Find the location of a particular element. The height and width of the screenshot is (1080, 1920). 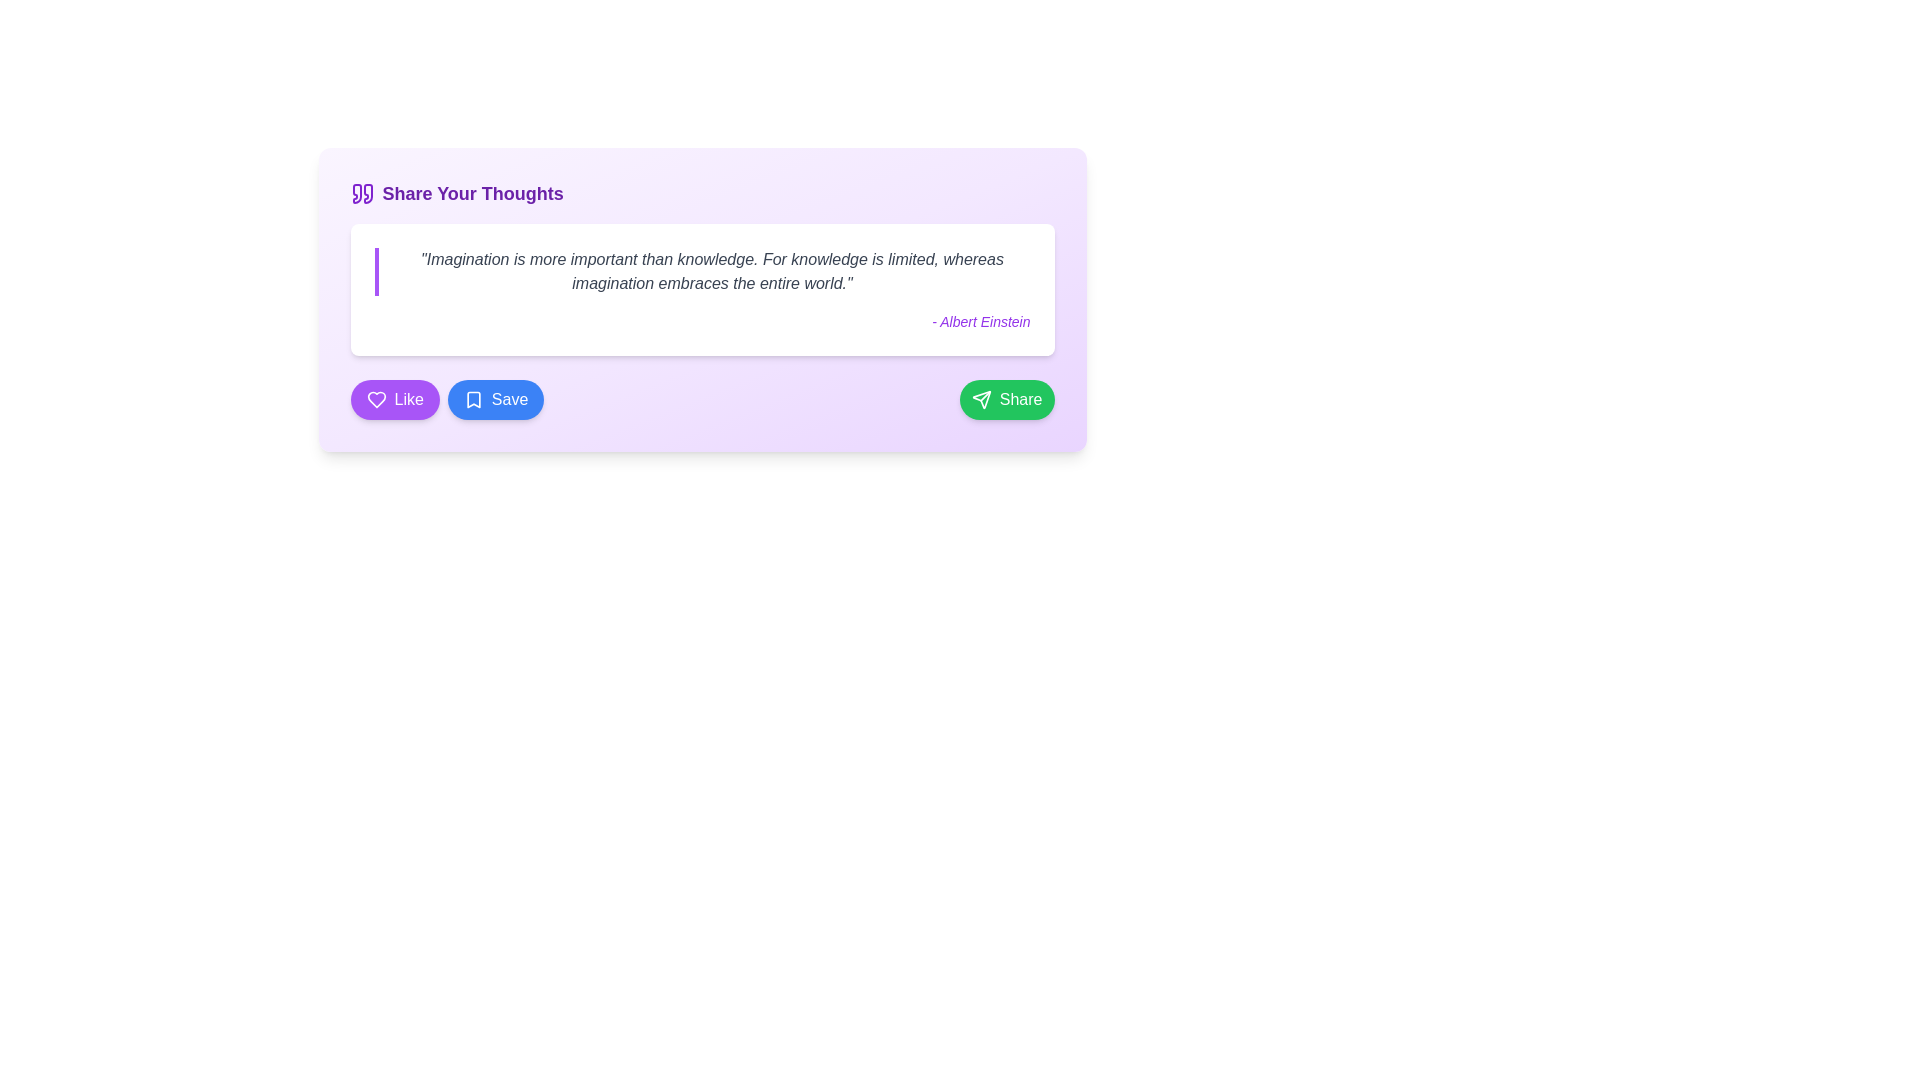

the bookmark icon located to the left of the 'Save' text at the bottom of the card interface is located at coordinates (472, 400).